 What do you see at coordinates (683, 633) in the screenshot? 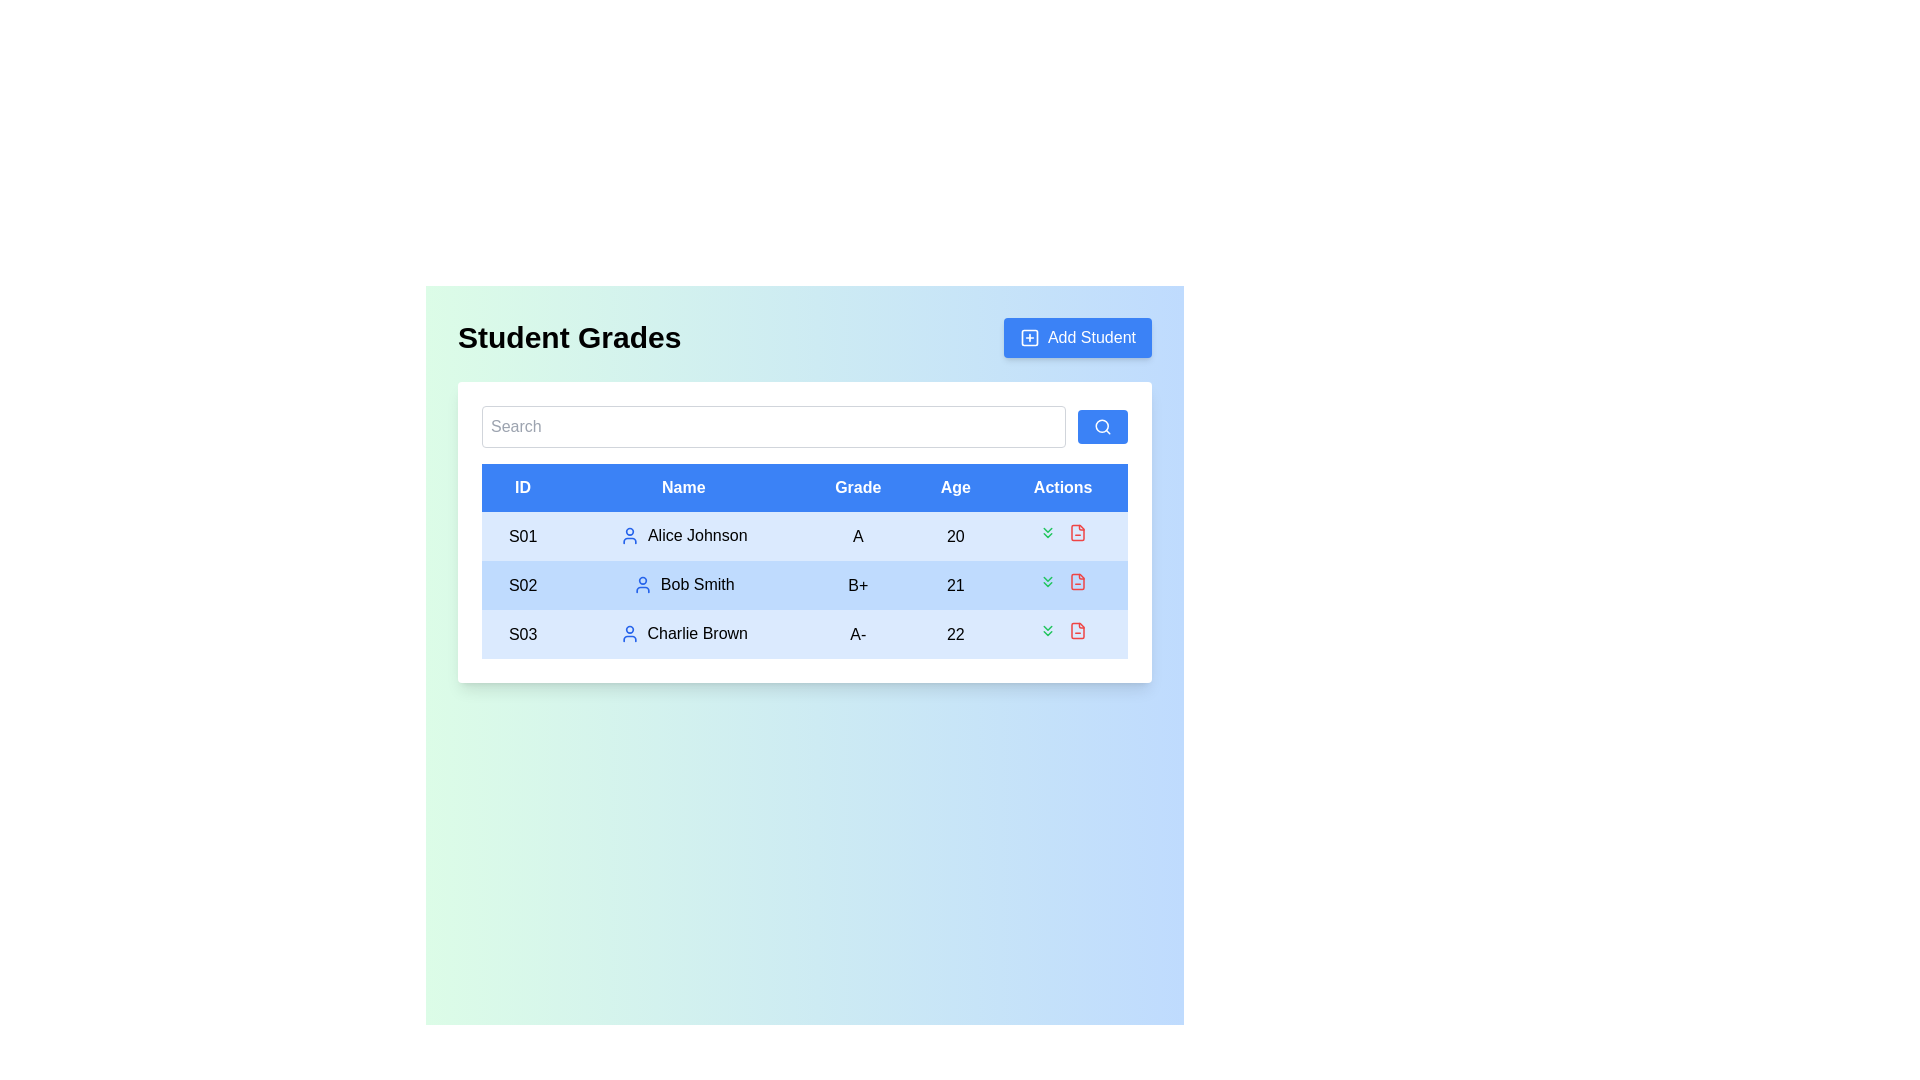
I see `the text label displaying 'Charlie Brown', which is located in the third row of the table, adjacent to the 'S03' ID value and the 'A-' grade` at bounding box center [683, 633].